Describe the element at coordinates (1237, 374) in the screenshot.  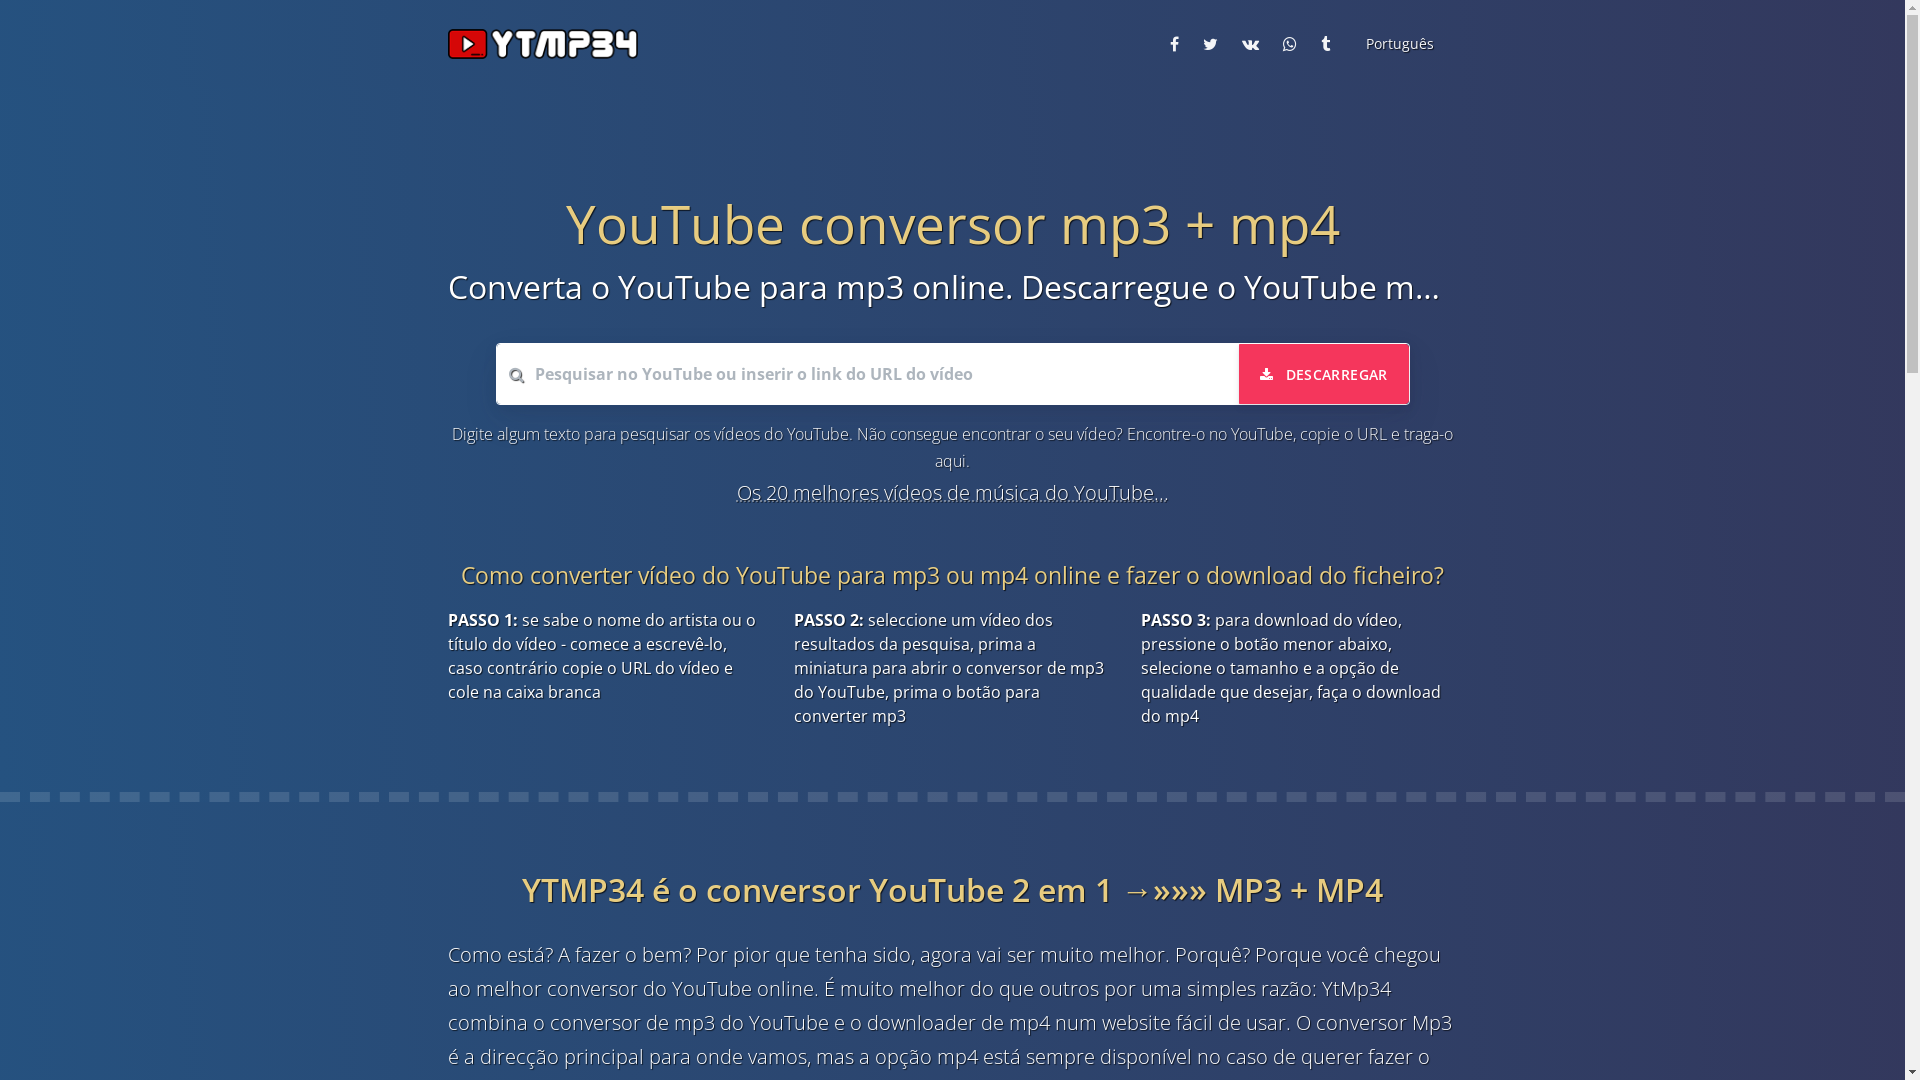
I see `'DESCARREGAR'` at that location.